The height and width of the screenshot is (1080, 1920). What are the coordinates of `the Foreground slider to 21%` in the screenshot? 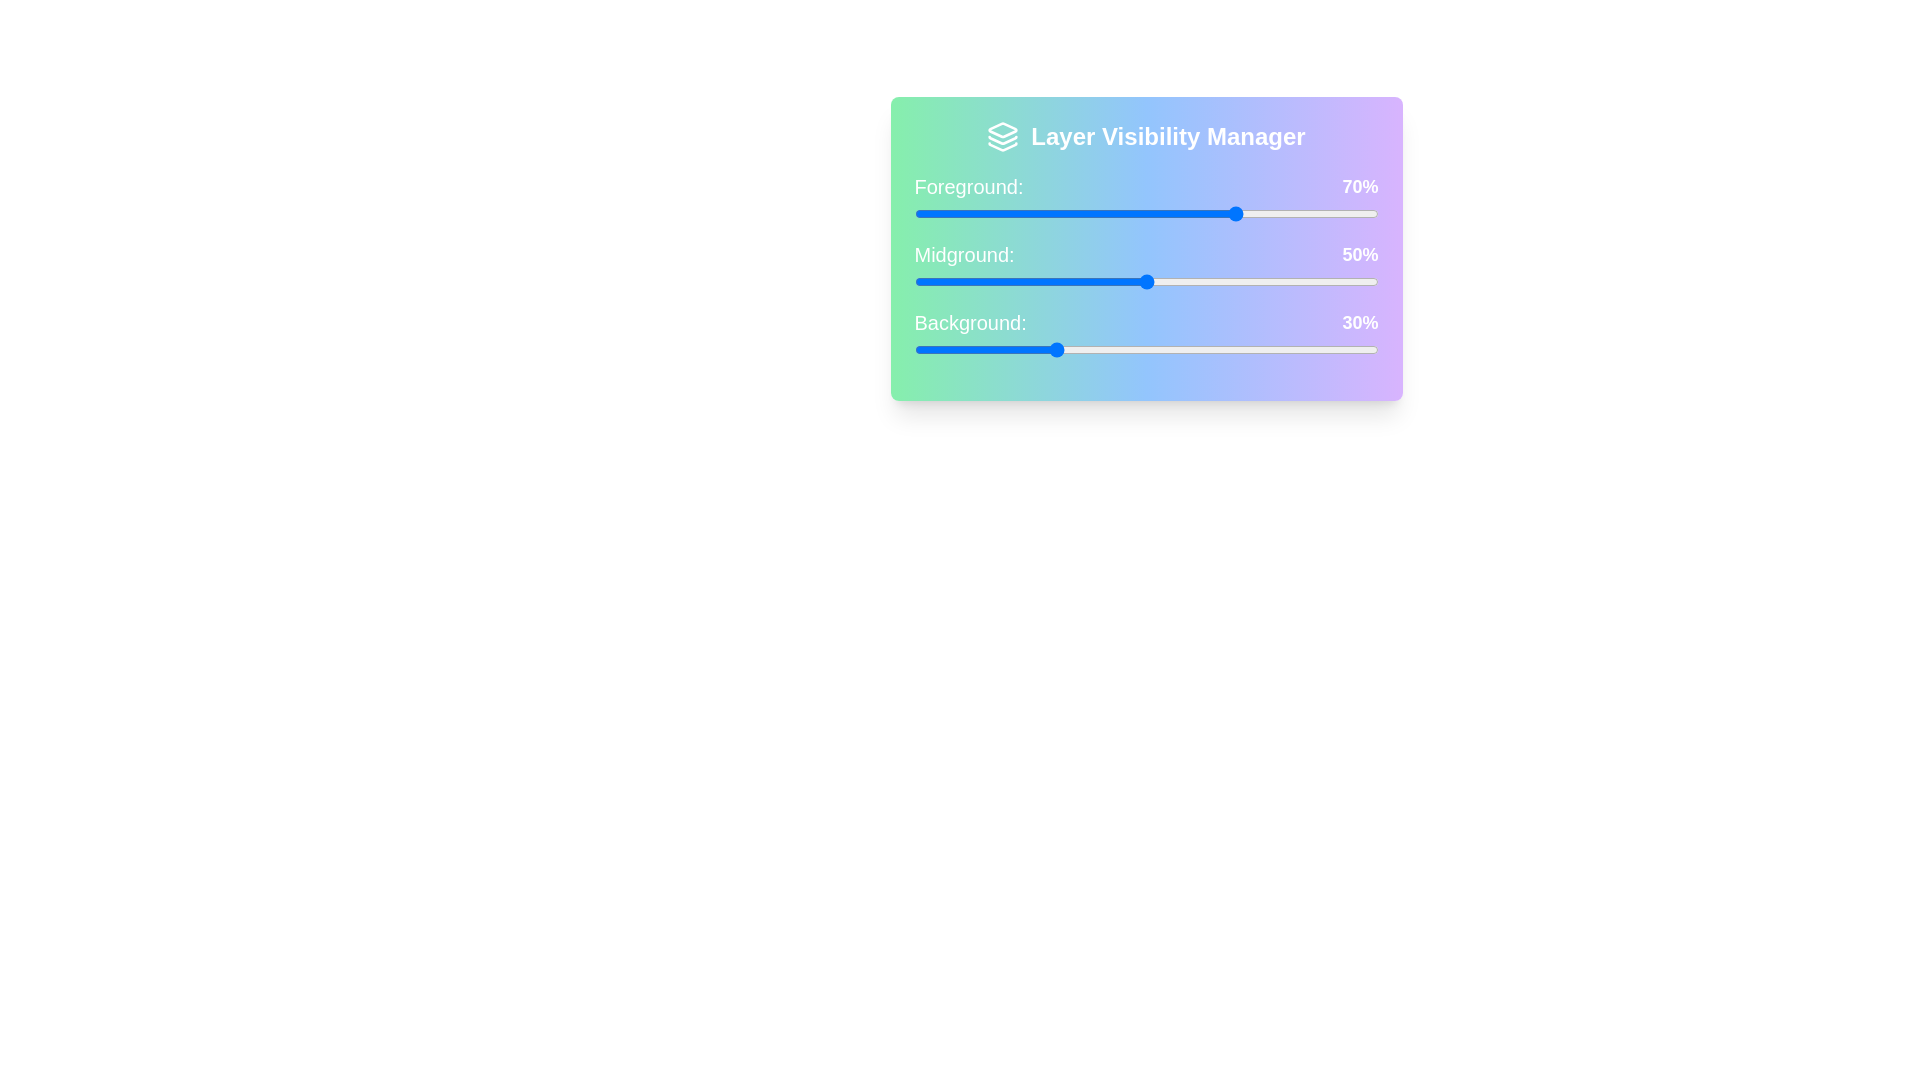 It's located at (1012, 213).